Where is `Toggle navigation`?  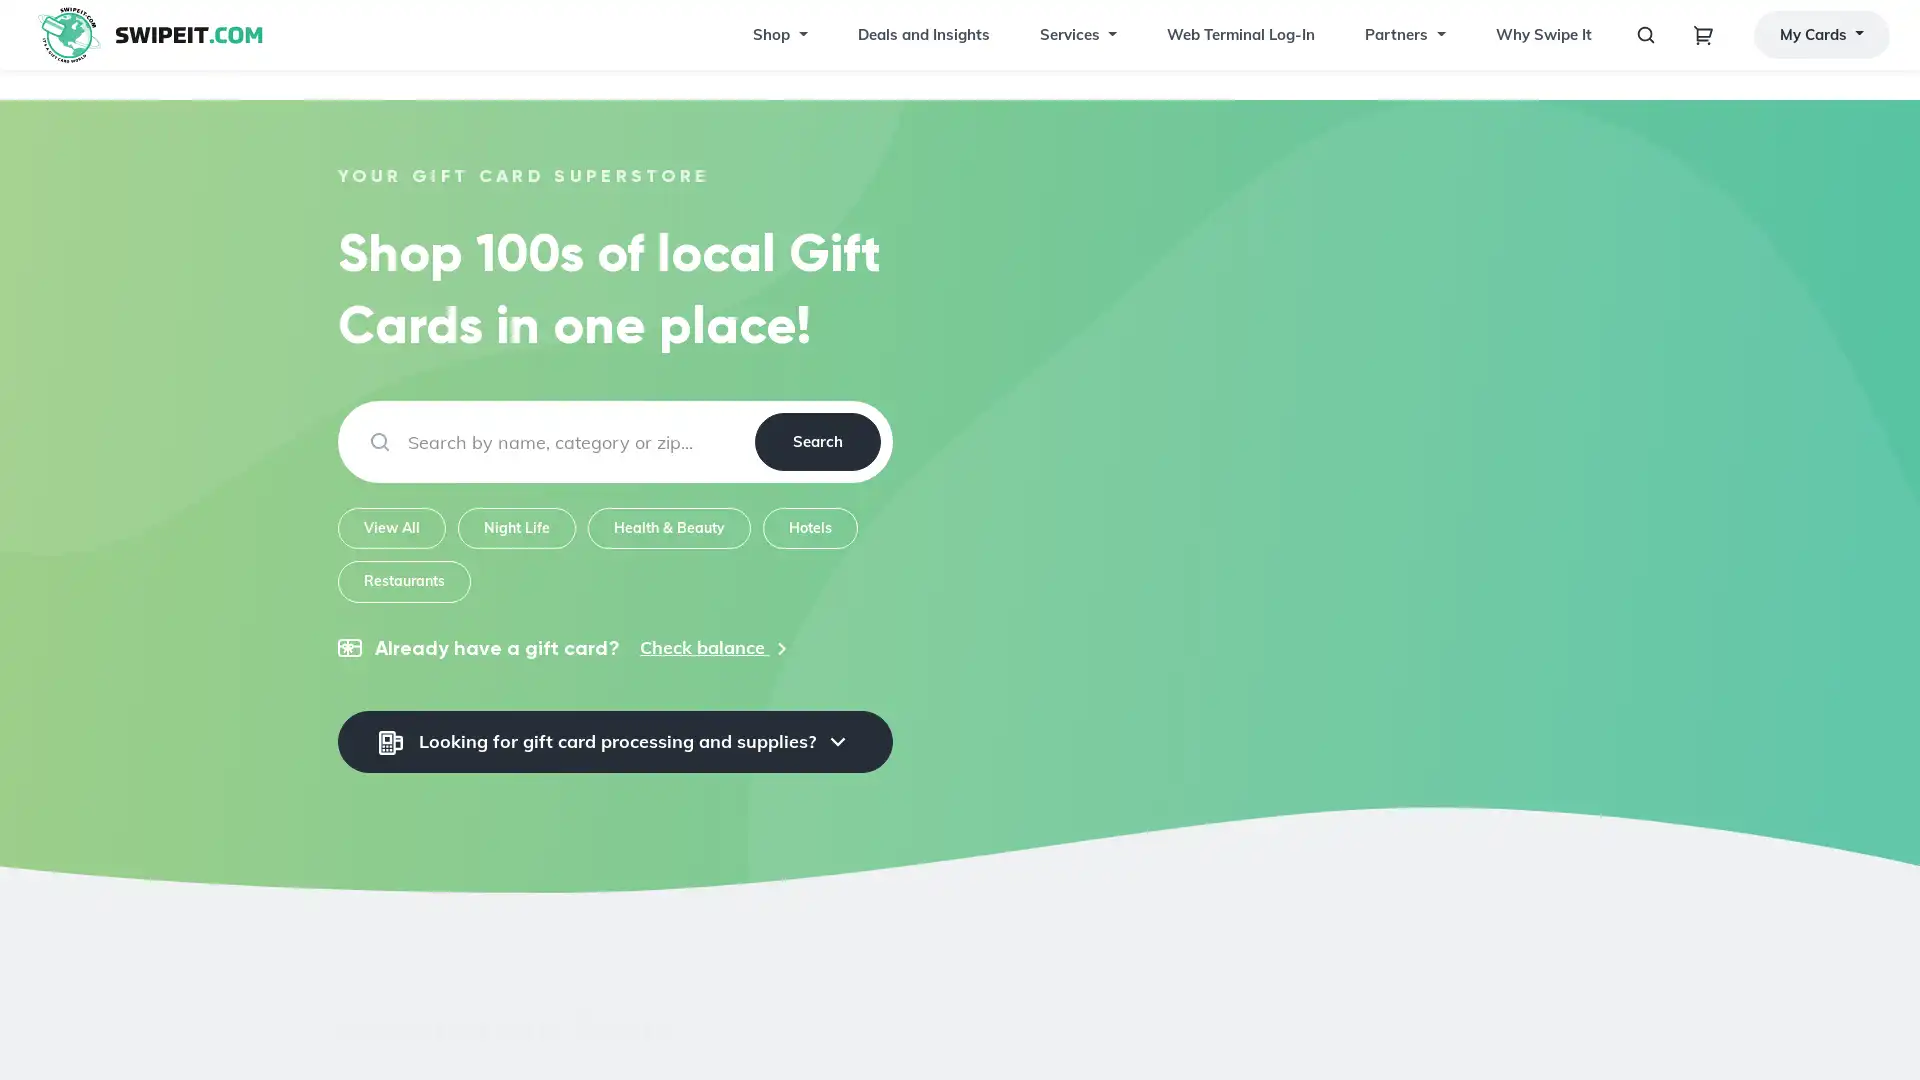
Toggle navigation is located at coordinates (1703, 49).